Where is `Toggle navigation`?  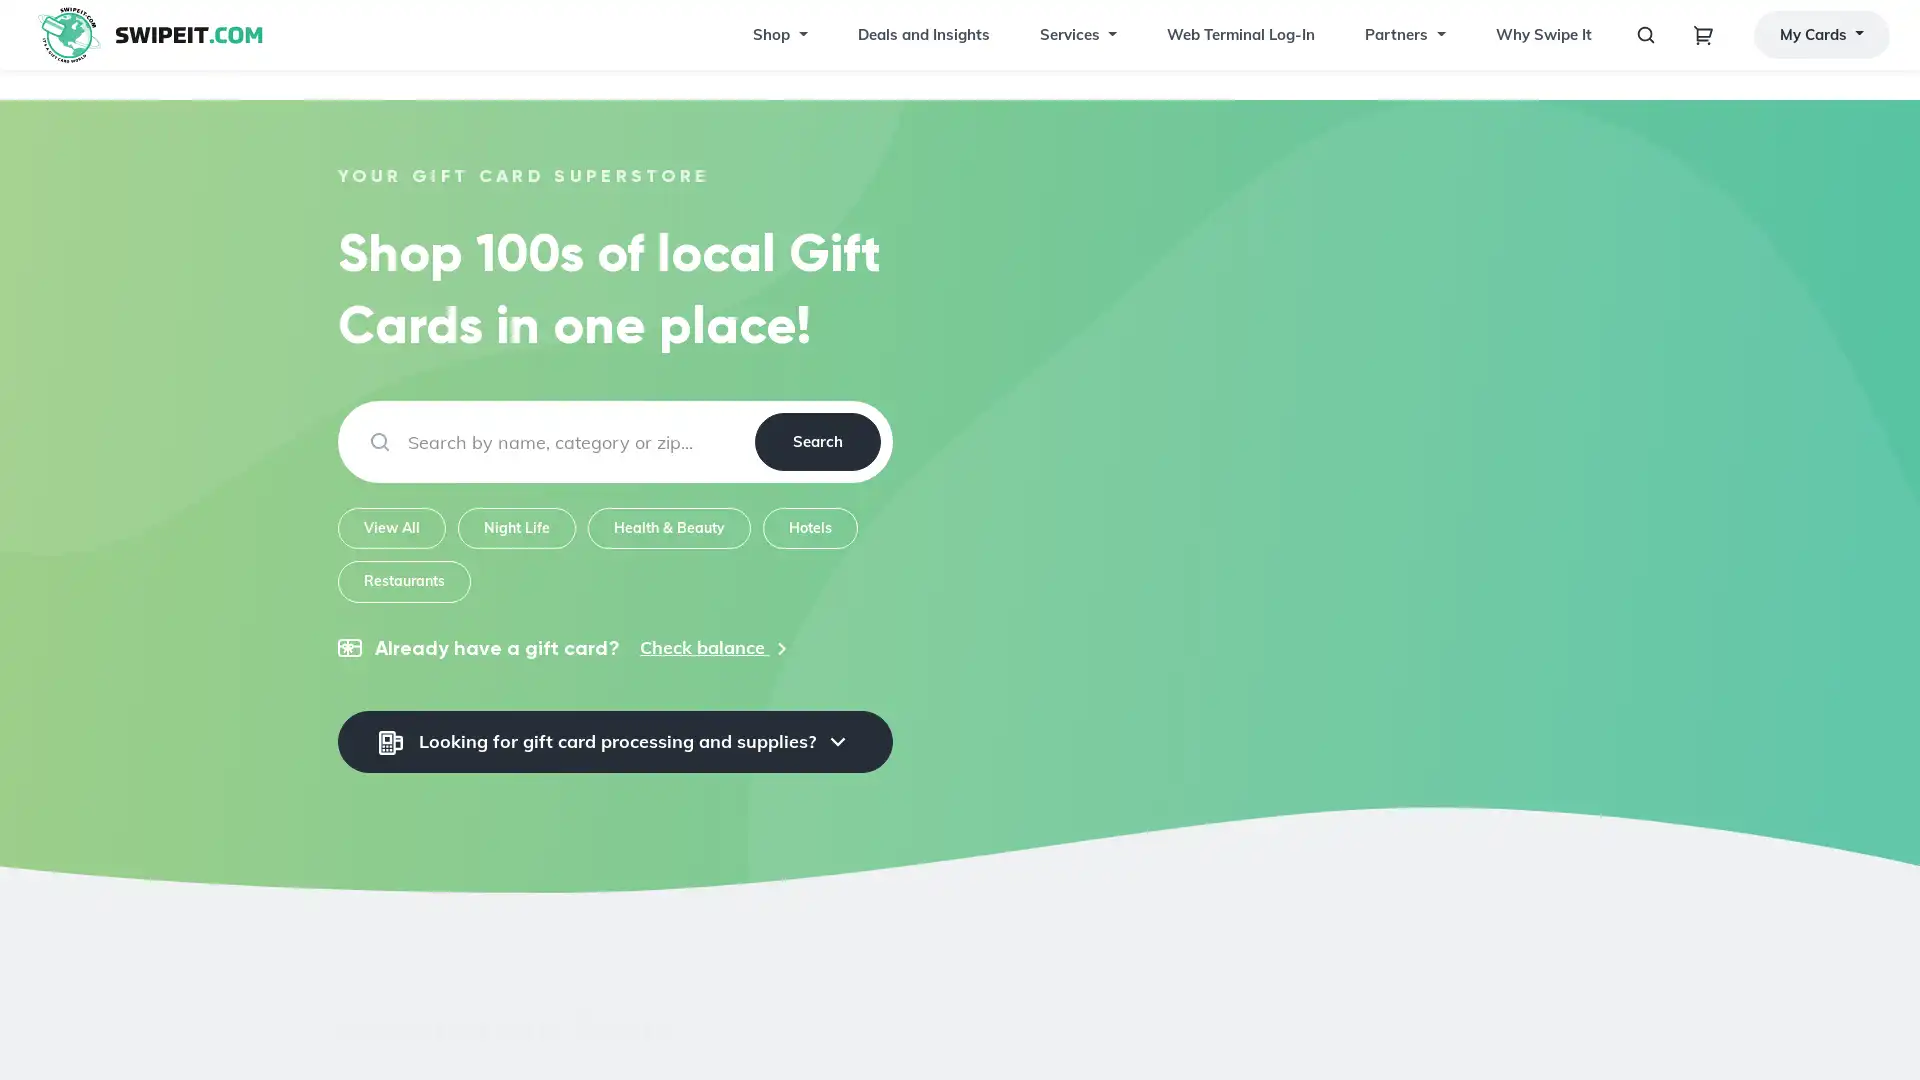
Toggle navigation is located at coordinates (1703, 49).